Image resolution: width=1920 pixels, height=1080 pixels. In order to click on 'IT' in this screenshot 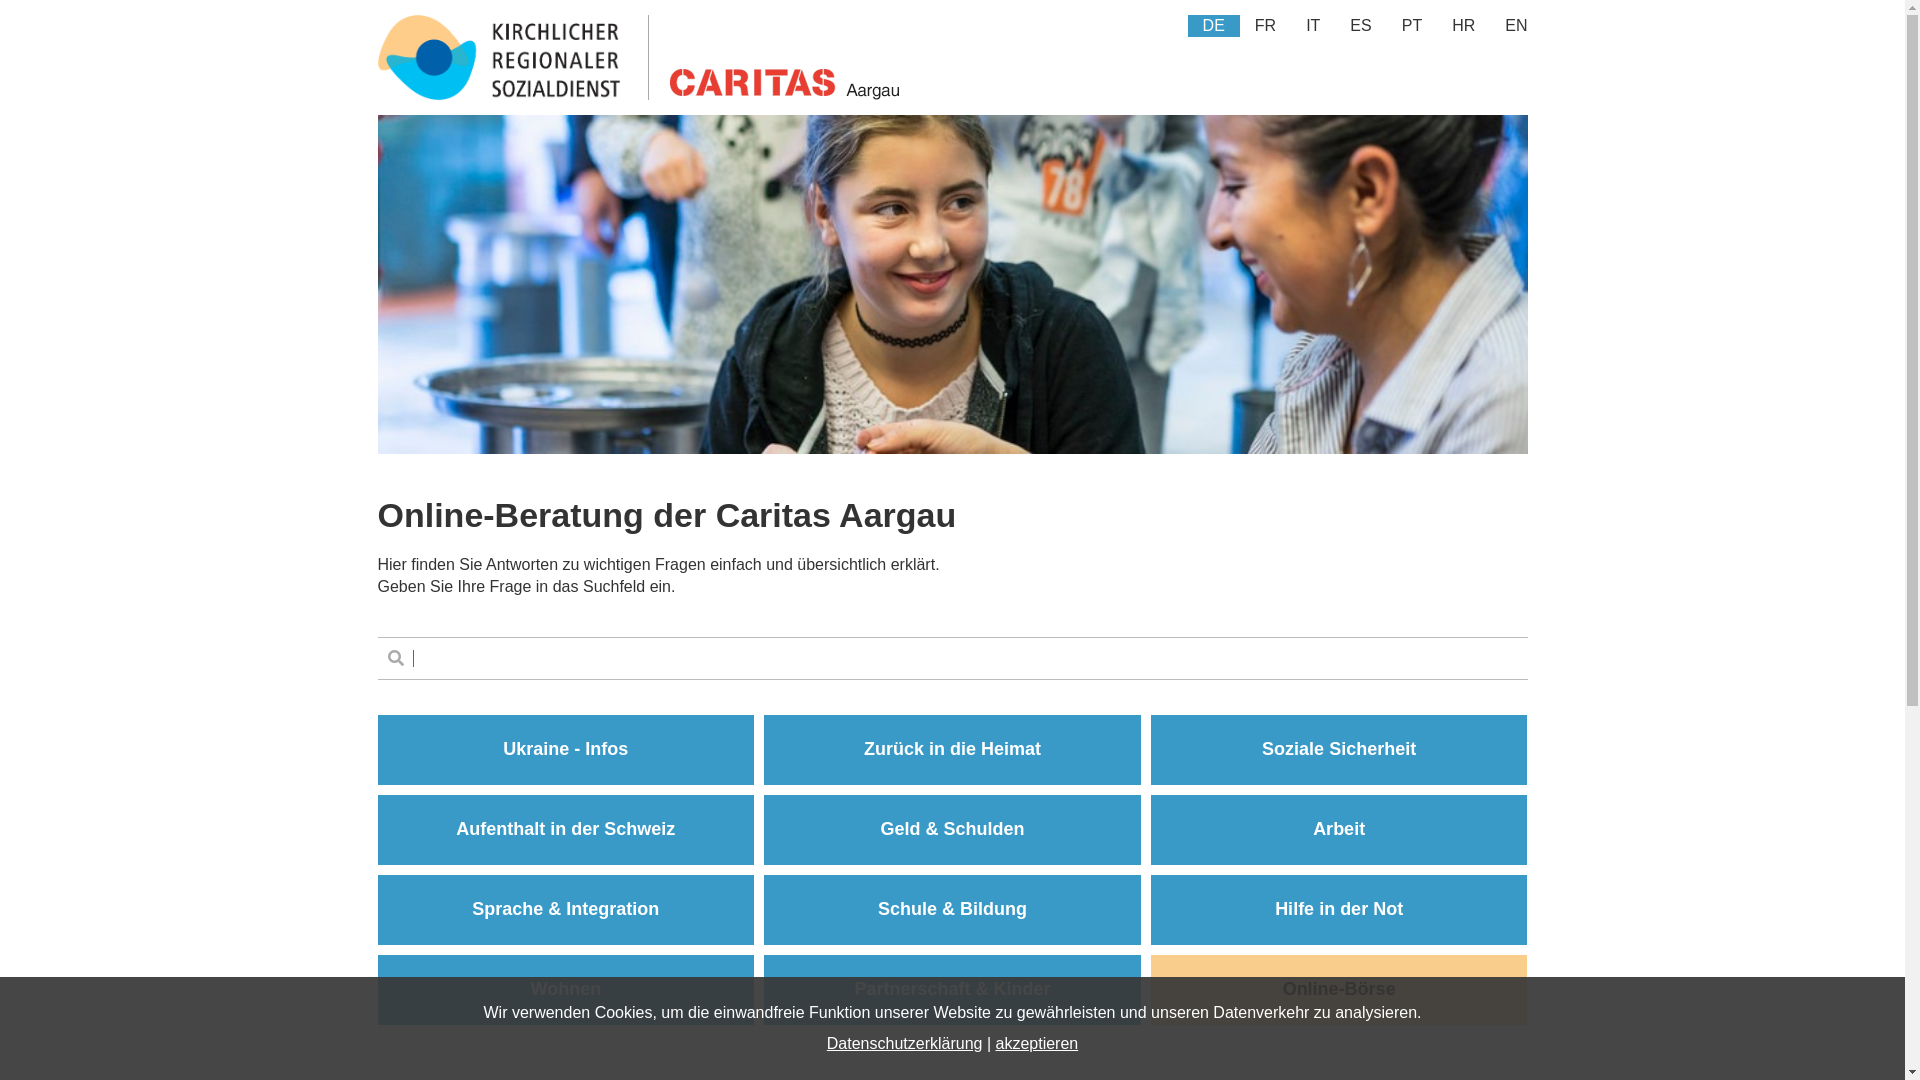, I will do `click(1313, 26)`.